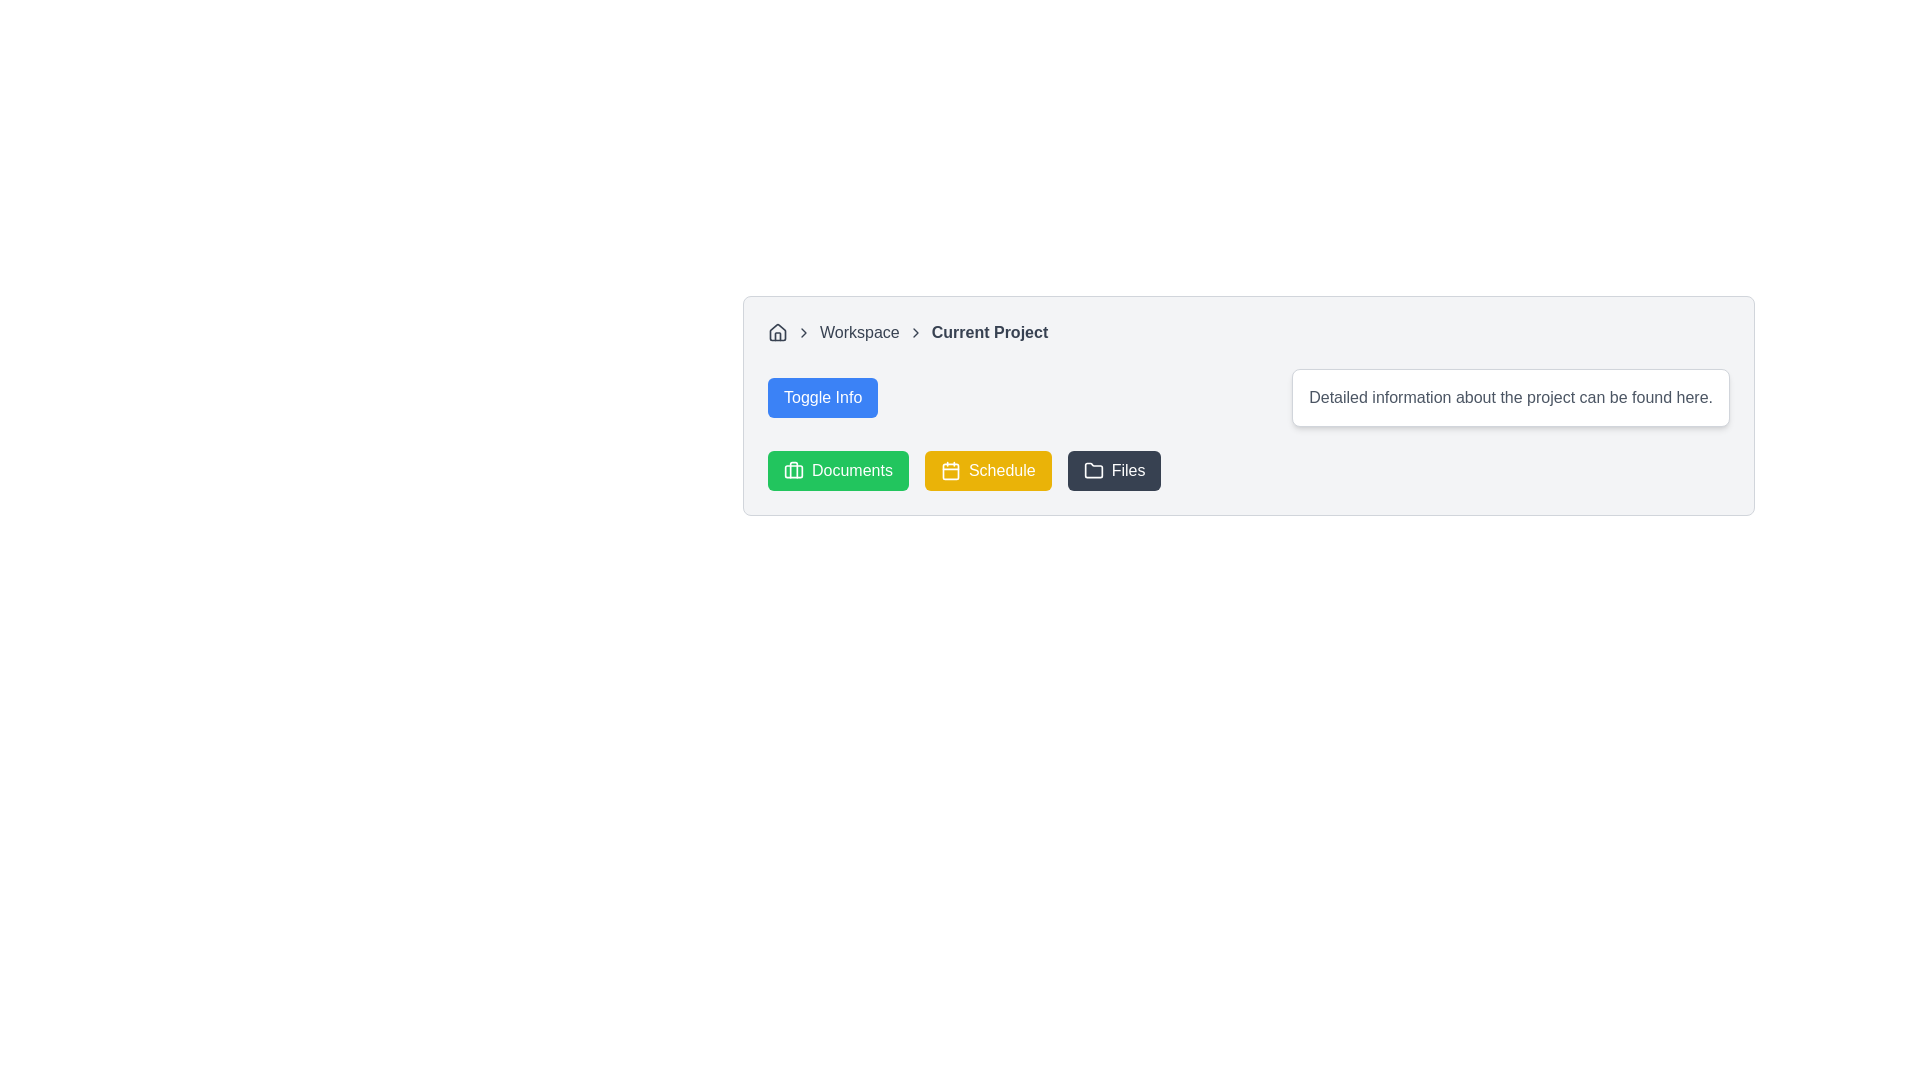  I want to click on the folder icon located to the left of the 'Files' button in the bottom-right corner of the interface, so click(1092, 470).